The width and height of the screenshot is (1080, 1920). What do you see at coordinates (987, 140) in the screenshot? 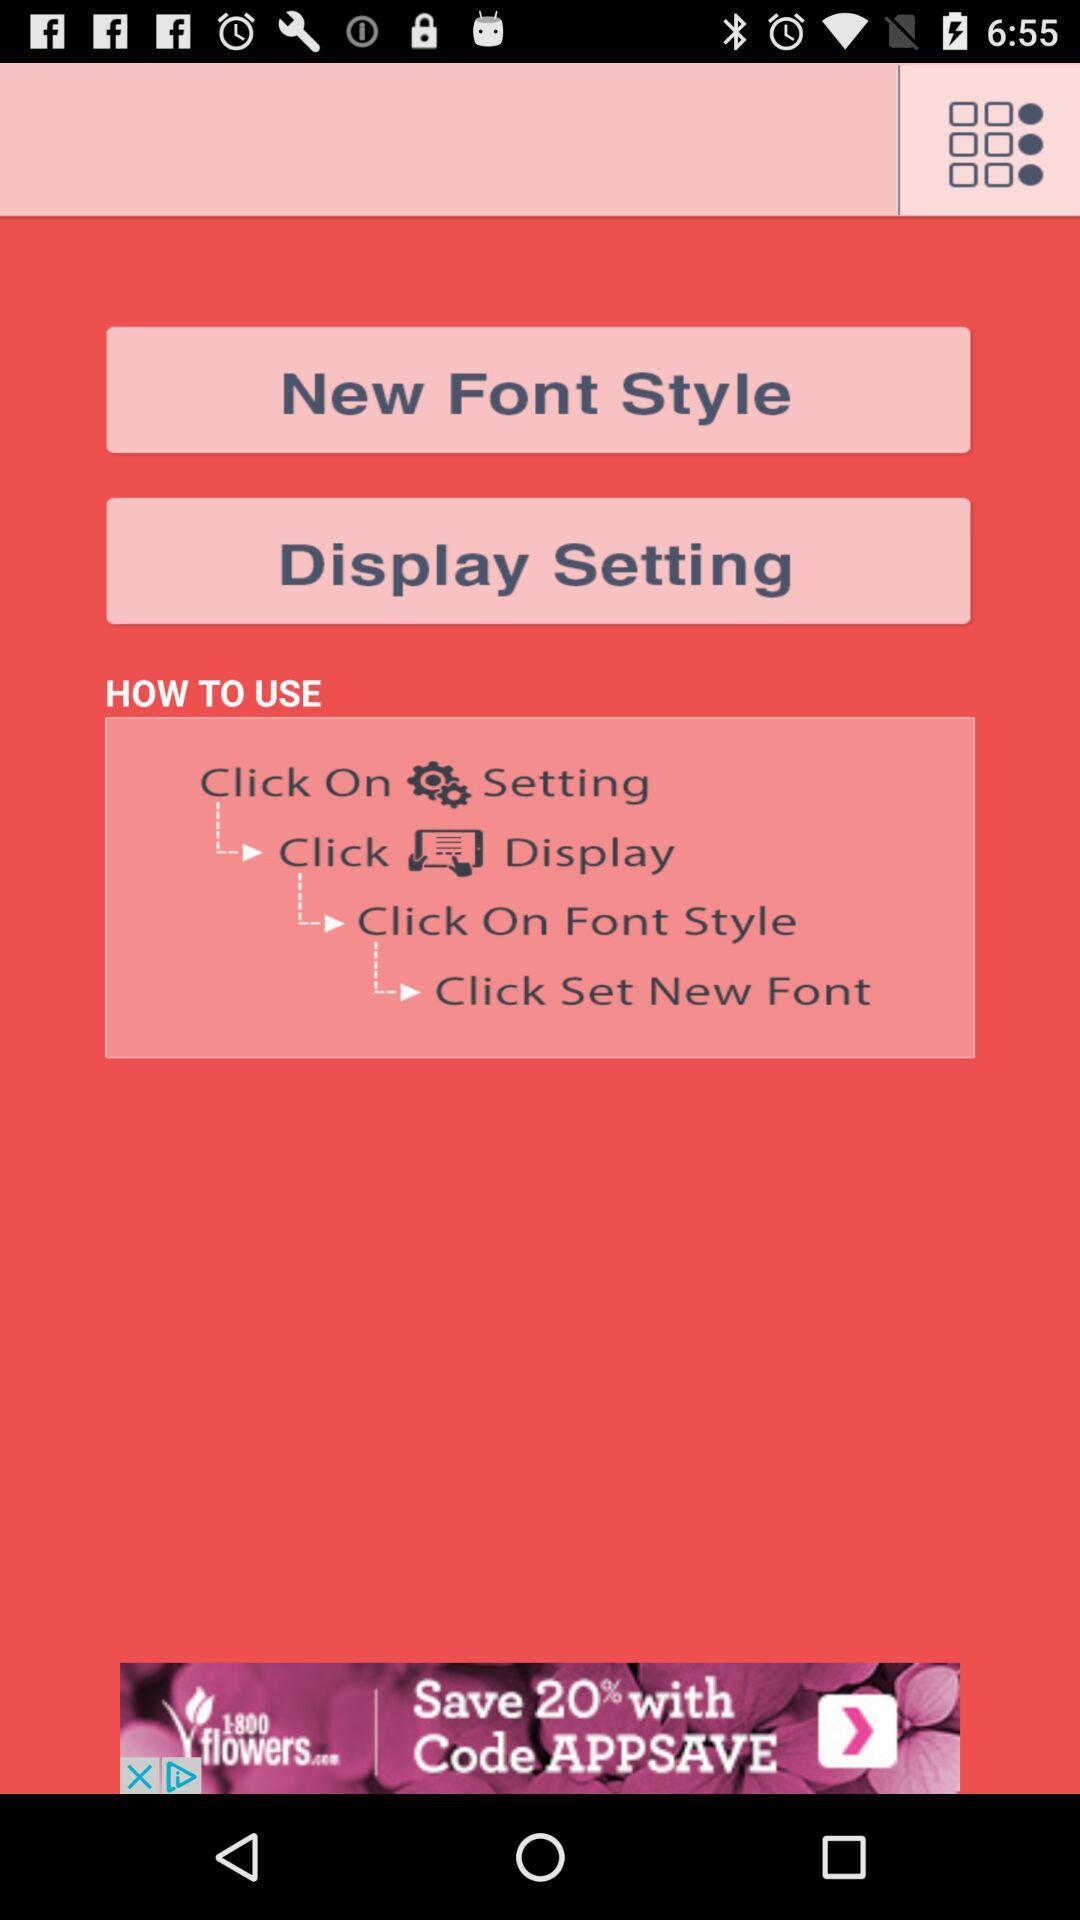
I see `open settings` at bounding box center [987, 140].